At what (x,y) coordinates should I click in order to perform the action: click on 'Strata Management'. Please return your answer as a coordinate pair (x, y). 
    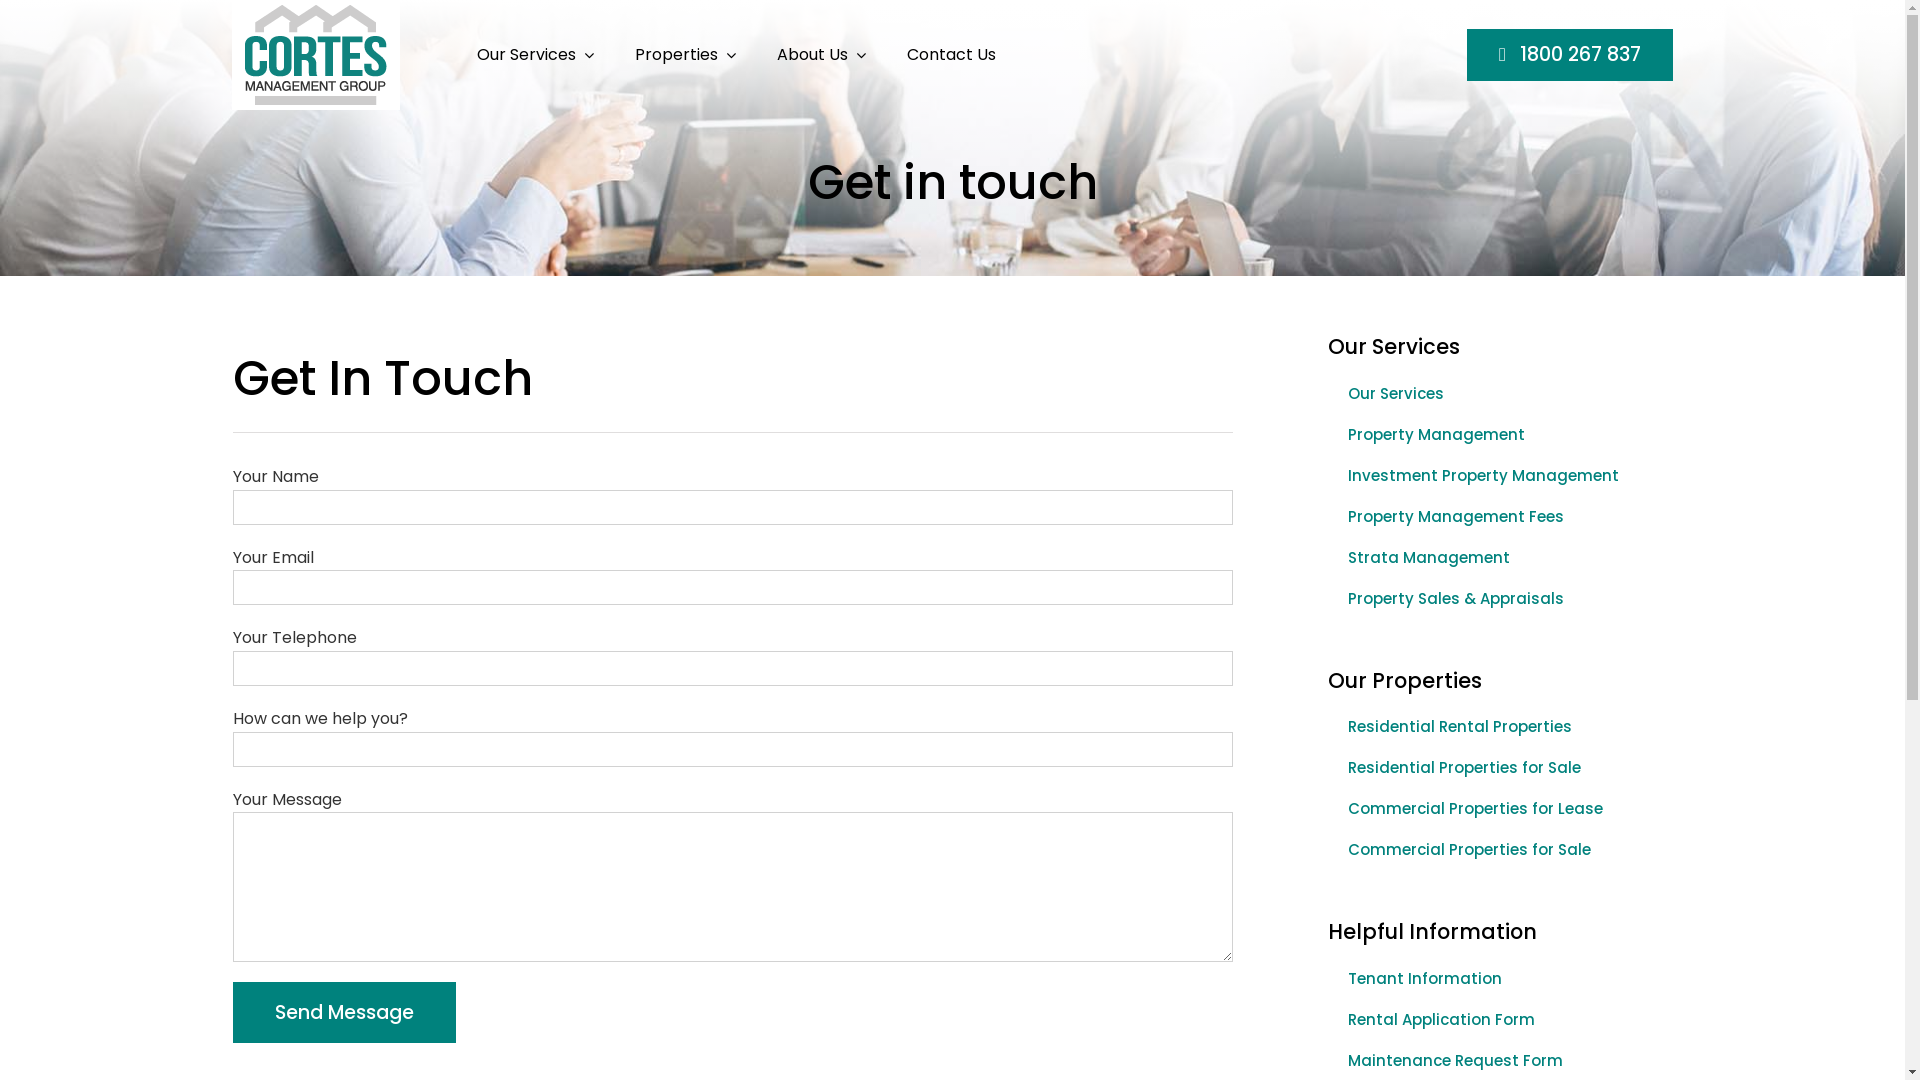
    Looking at the image, I should click on (1492, 558).